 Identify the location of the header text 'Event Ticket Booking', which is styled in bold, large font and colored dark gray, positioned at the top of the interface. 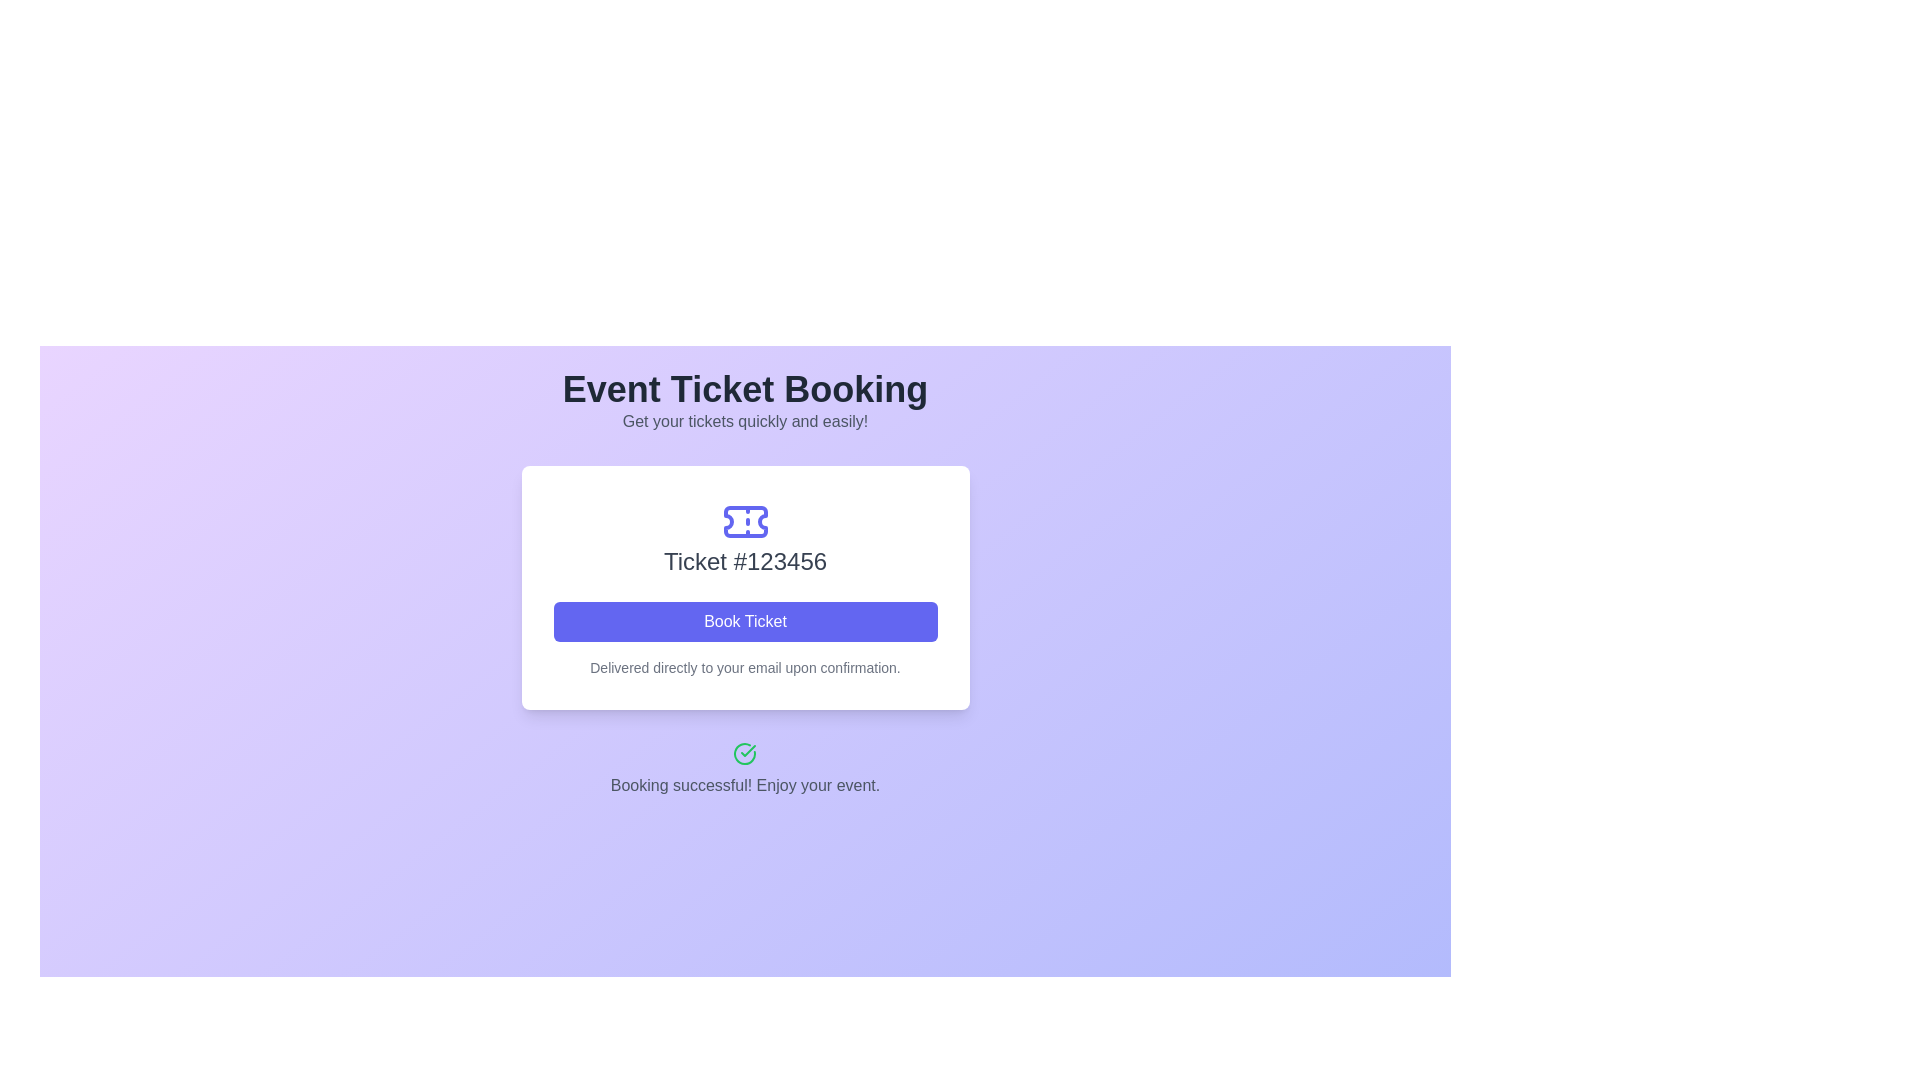
(744, 389).